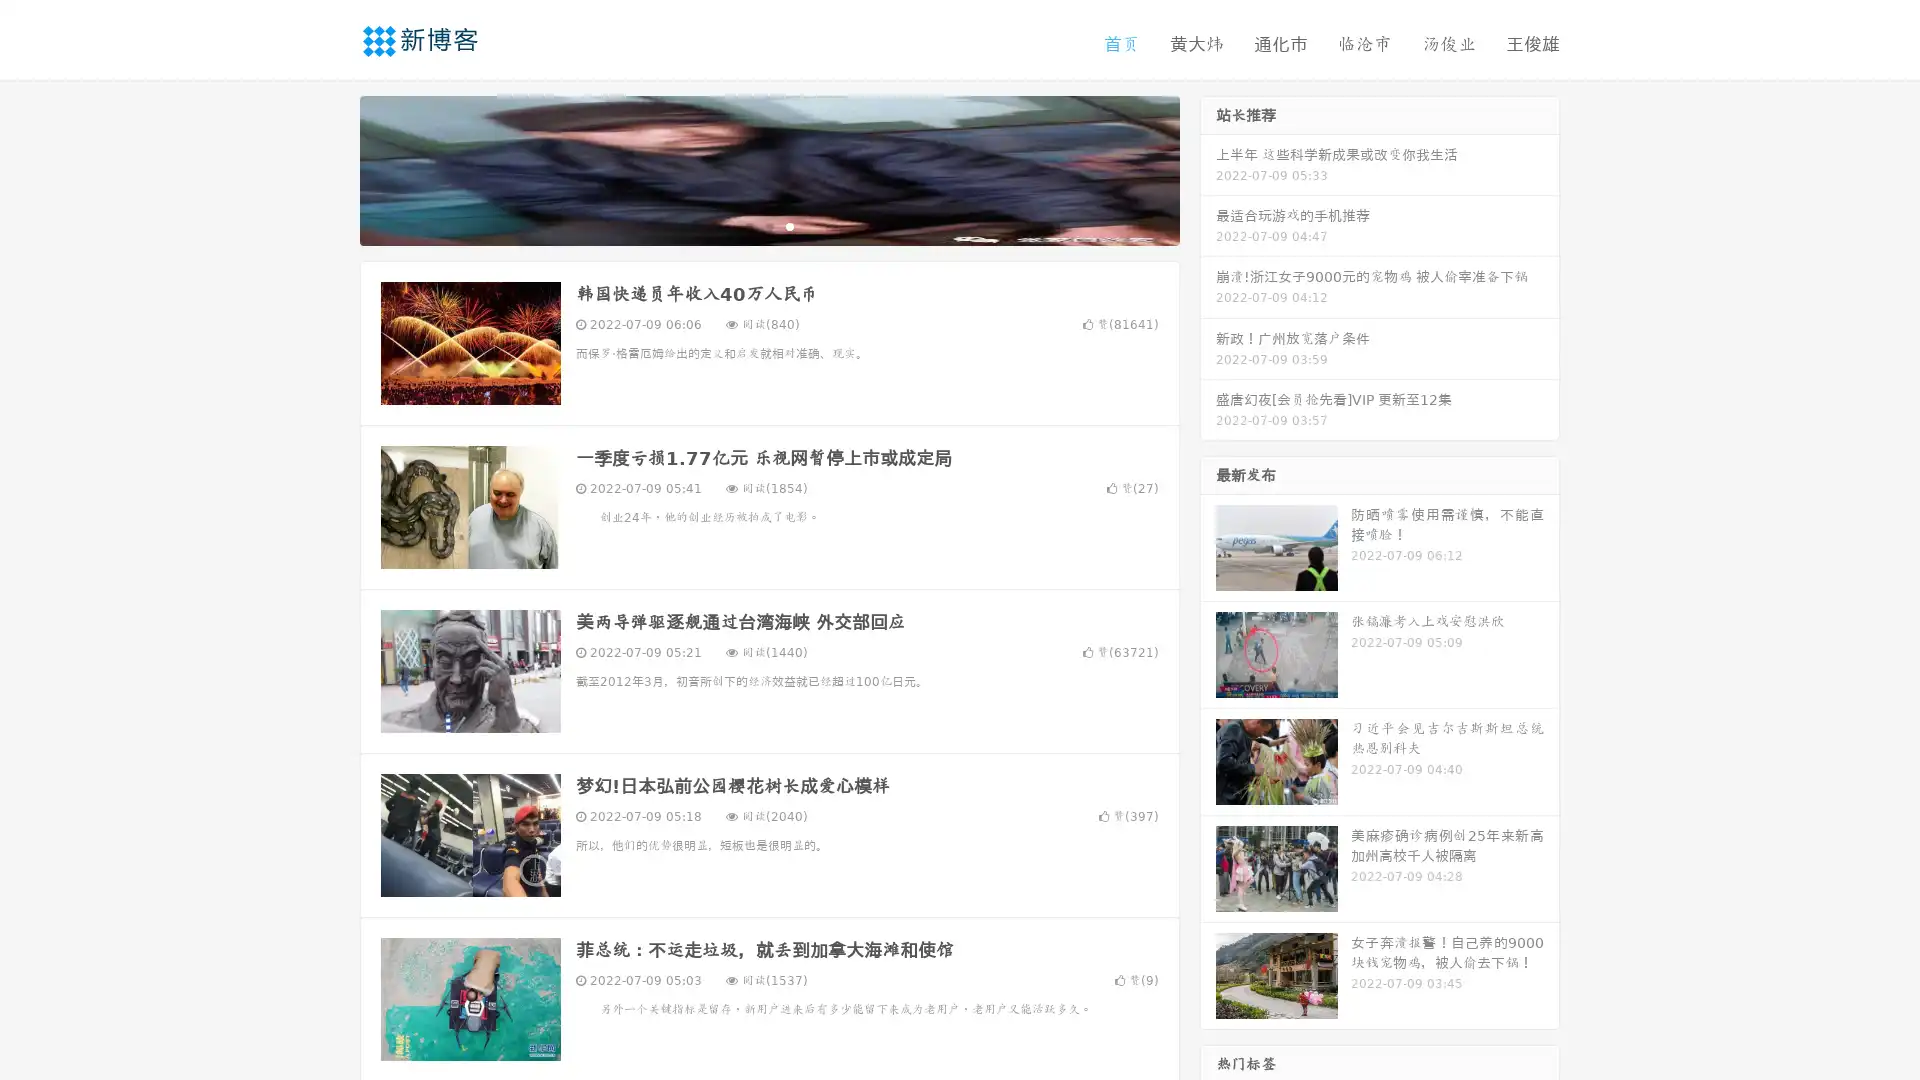  Describe the element at coordinates (1208, 168) in the screenshot. I see `Next slide` at that location.